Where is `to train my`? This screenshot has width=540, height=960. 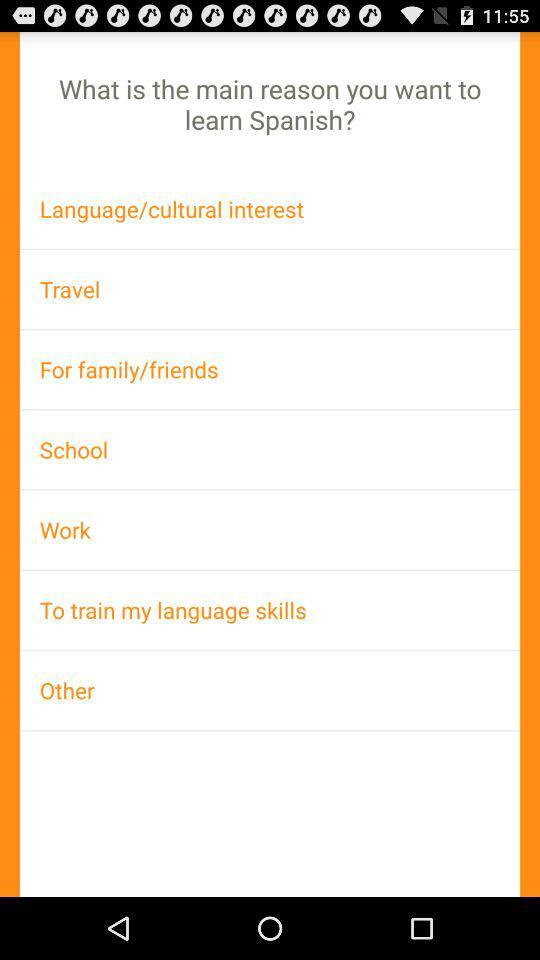
to train my is located at coordinates (270, 609).